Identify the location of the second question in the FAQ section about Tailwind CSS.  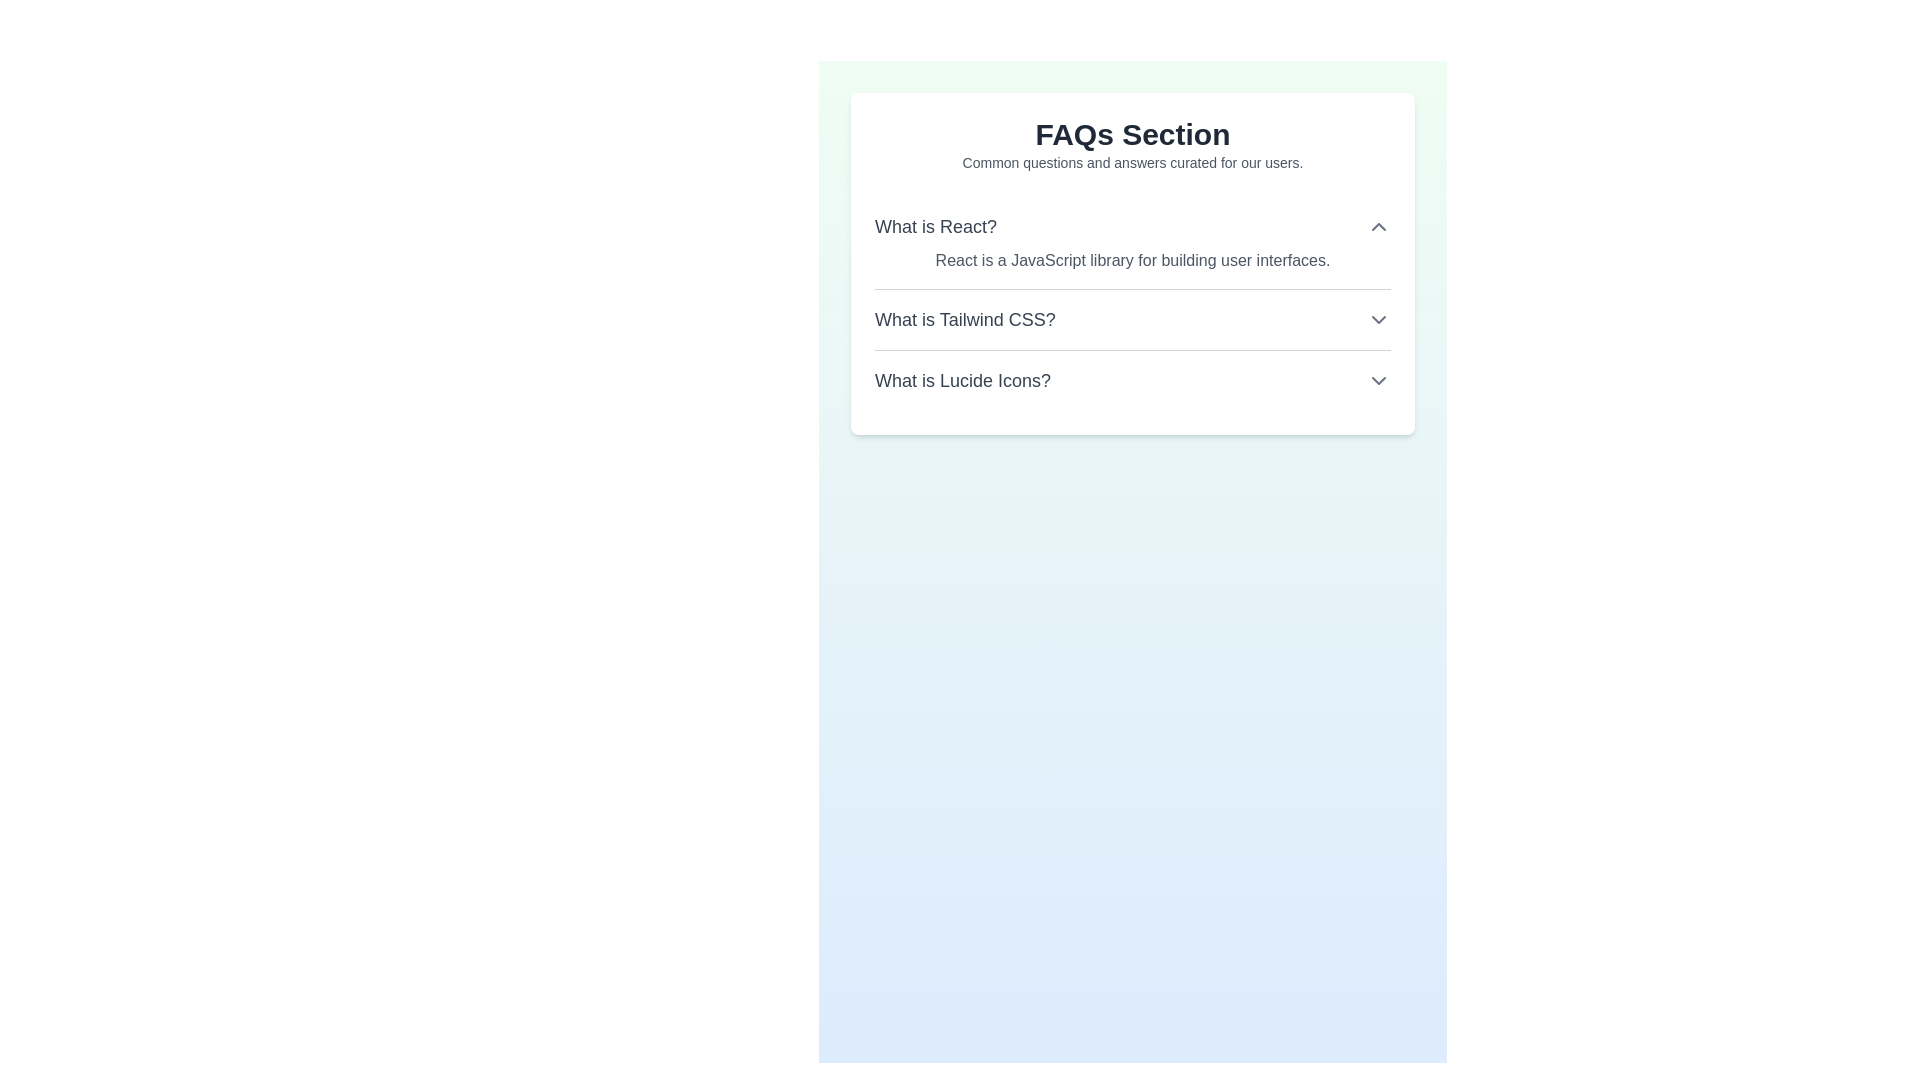
(1132, 318).